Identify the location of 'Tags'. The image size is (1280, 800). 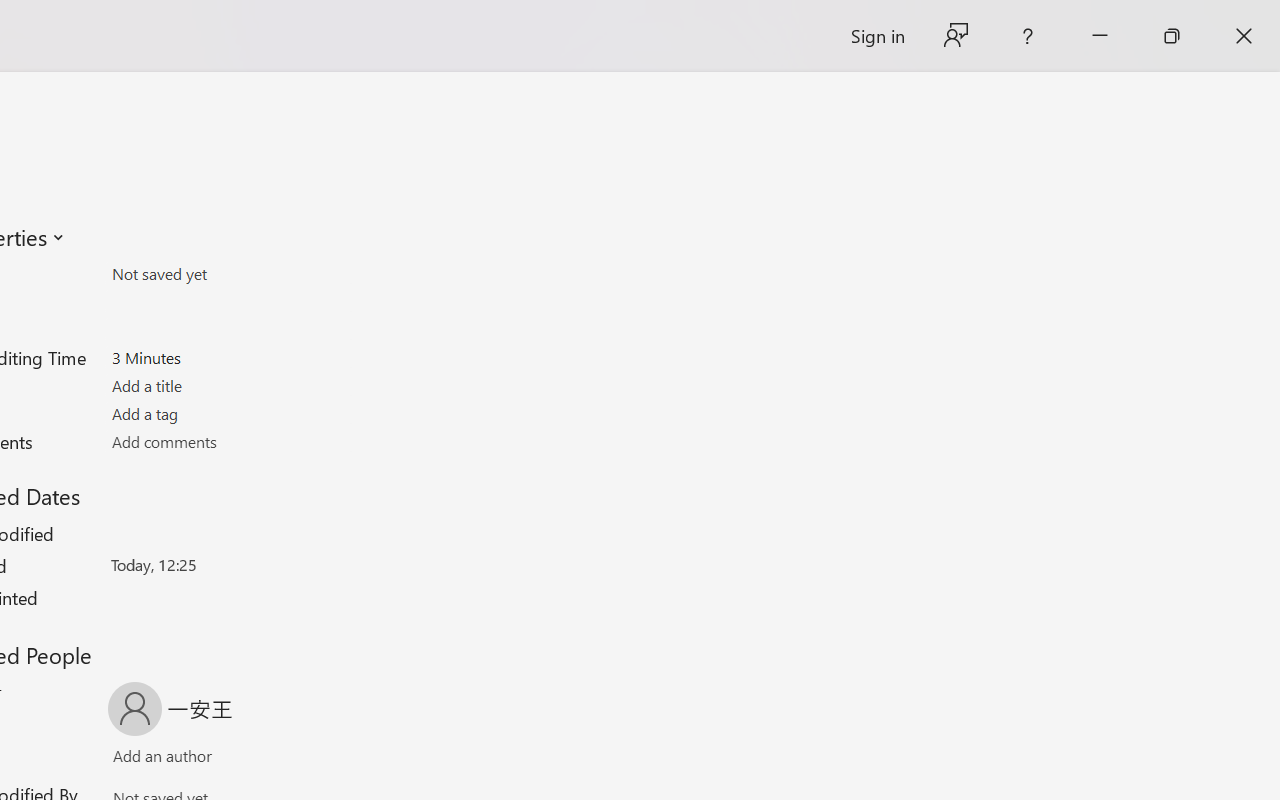
(228, 413).